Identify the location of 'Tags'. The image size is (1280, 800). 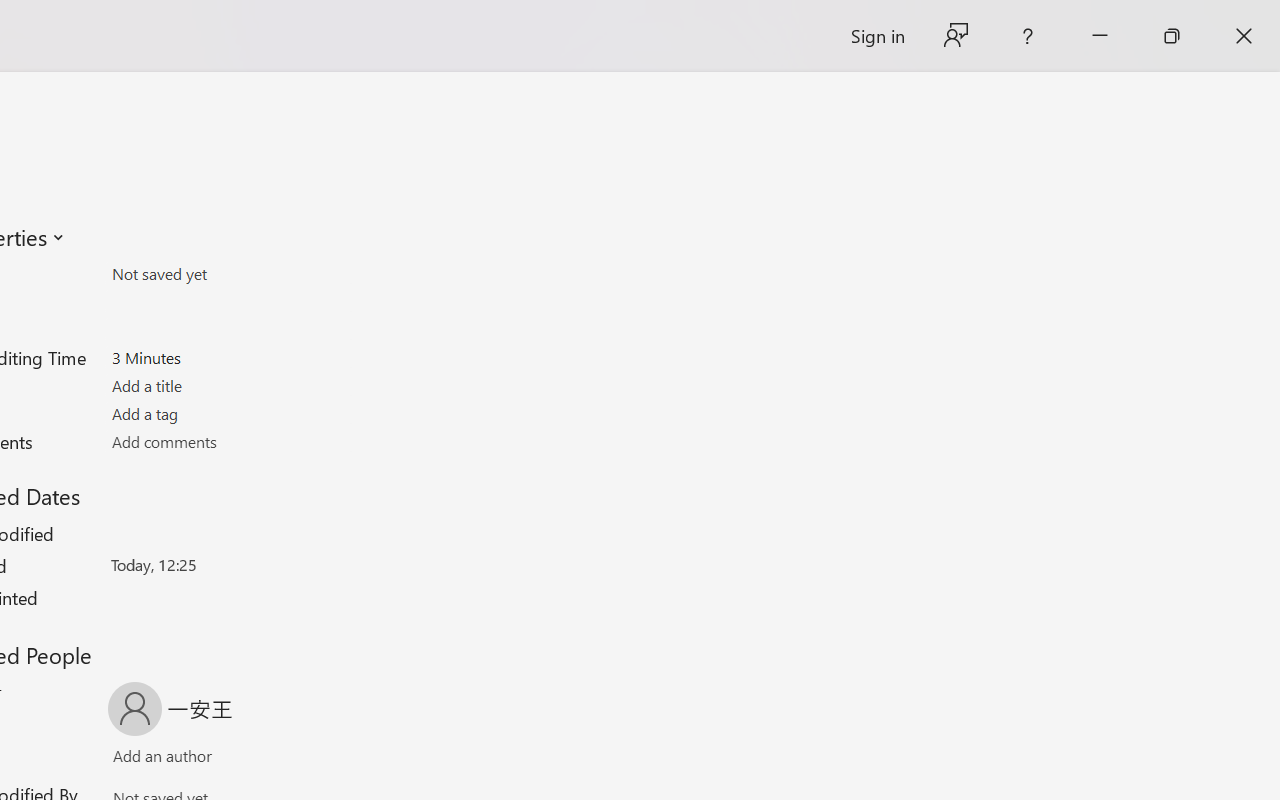
(228, 413).